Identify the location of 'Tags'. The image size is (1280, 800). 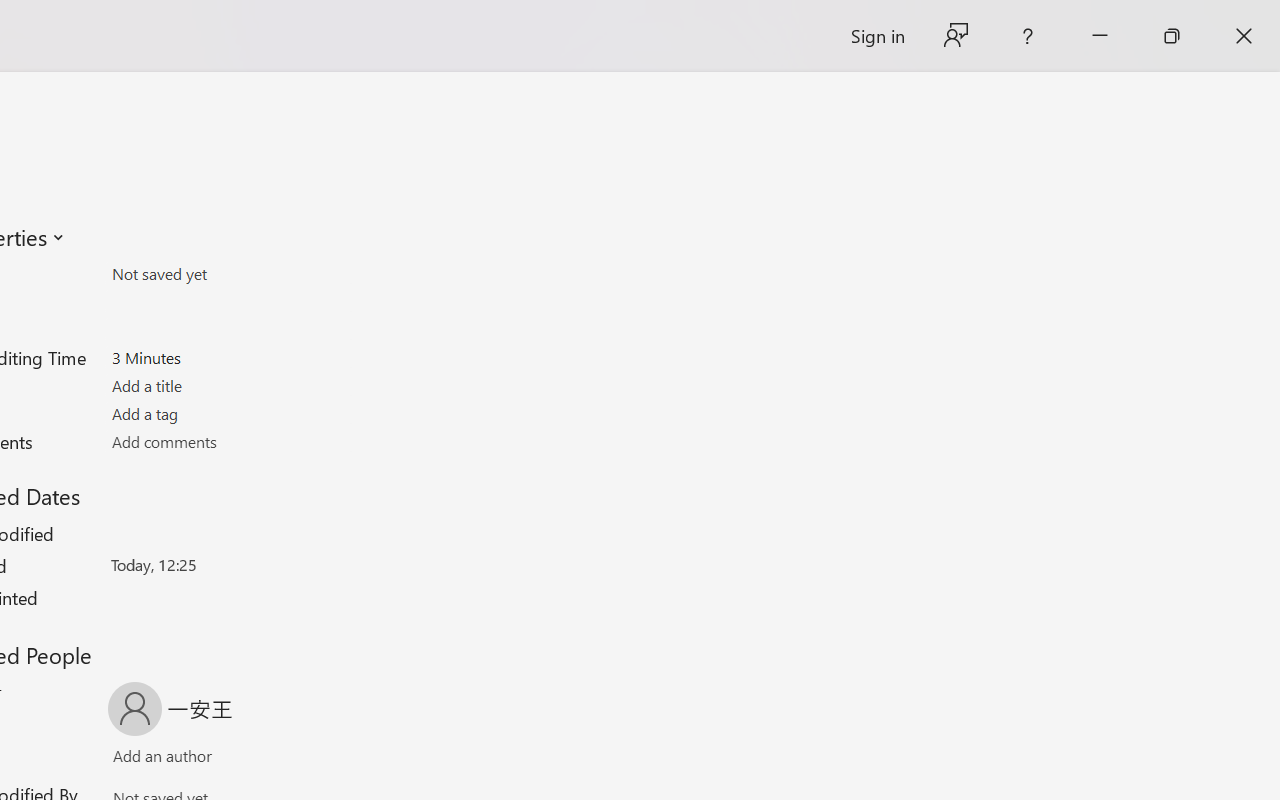
(228, 413).